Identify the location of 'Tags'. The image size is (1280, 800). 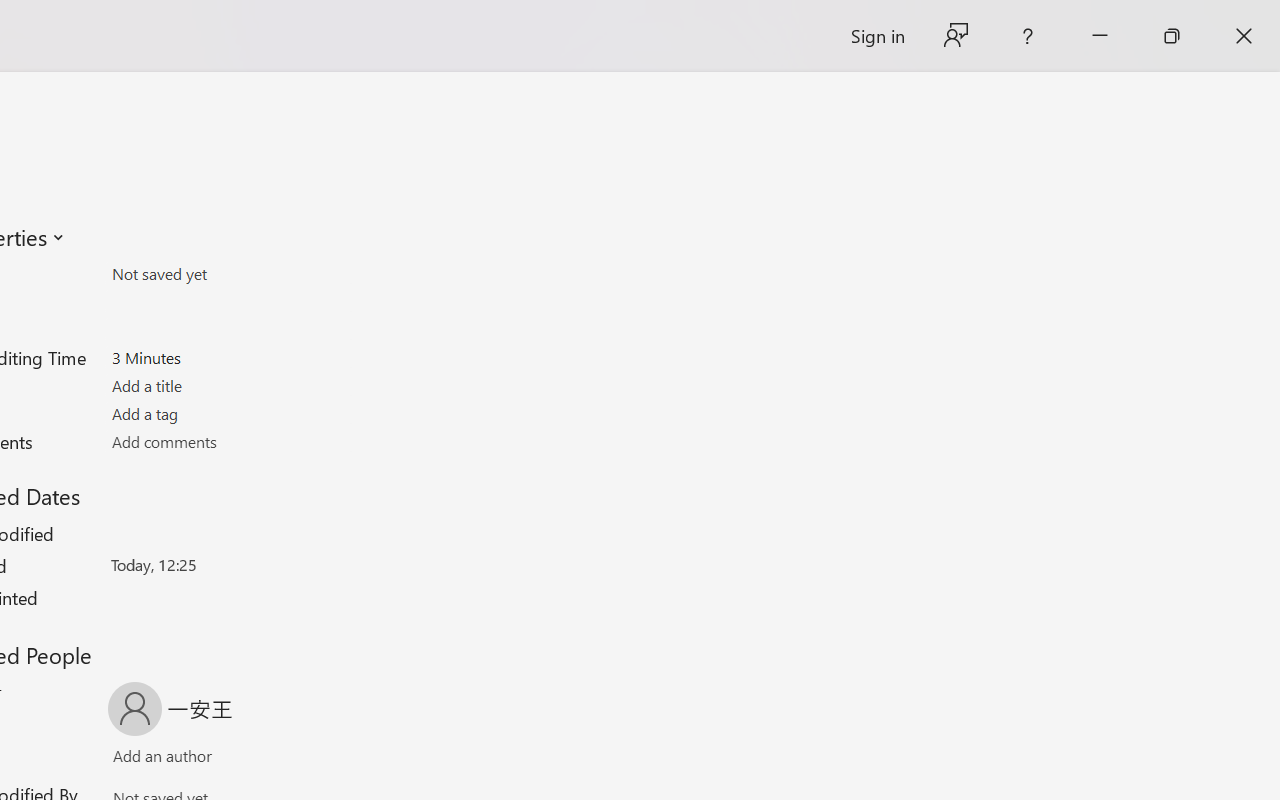
(228, 413).